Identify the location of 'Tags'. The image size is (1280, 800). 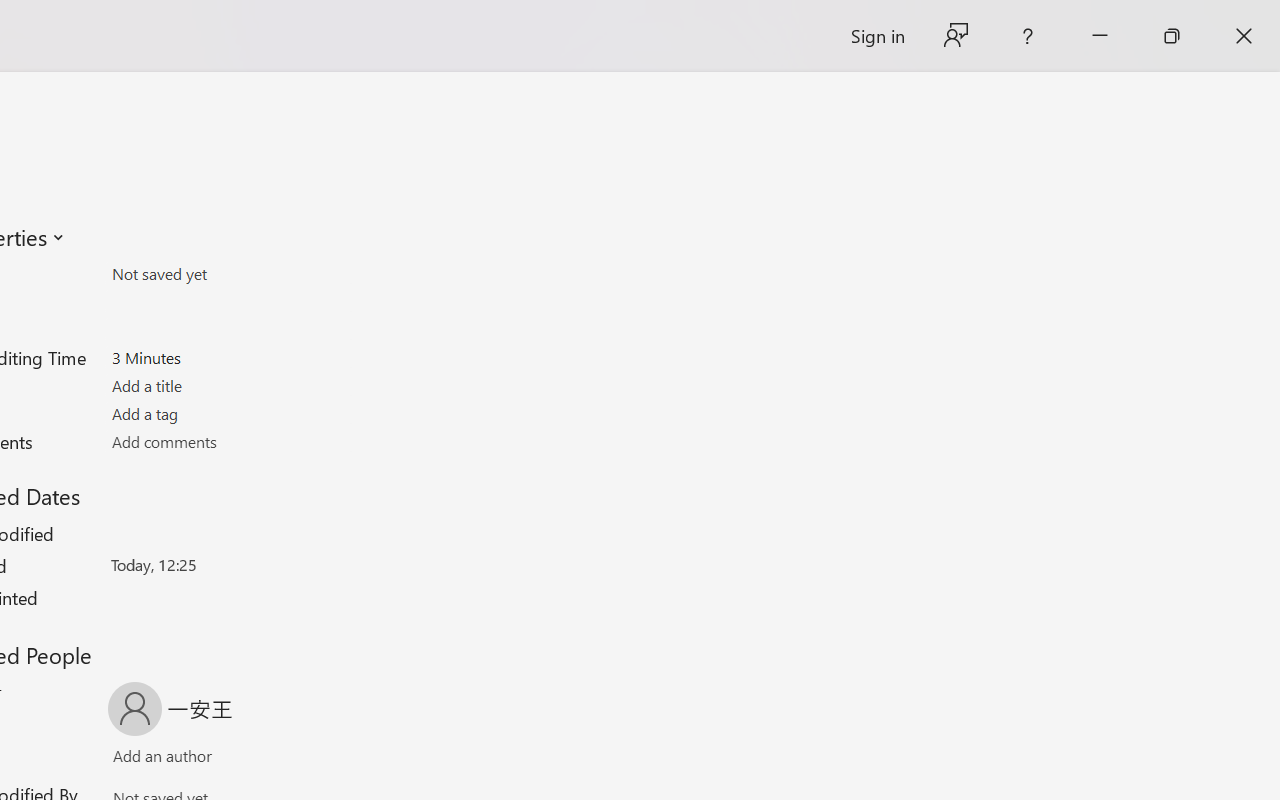
(228, 413).